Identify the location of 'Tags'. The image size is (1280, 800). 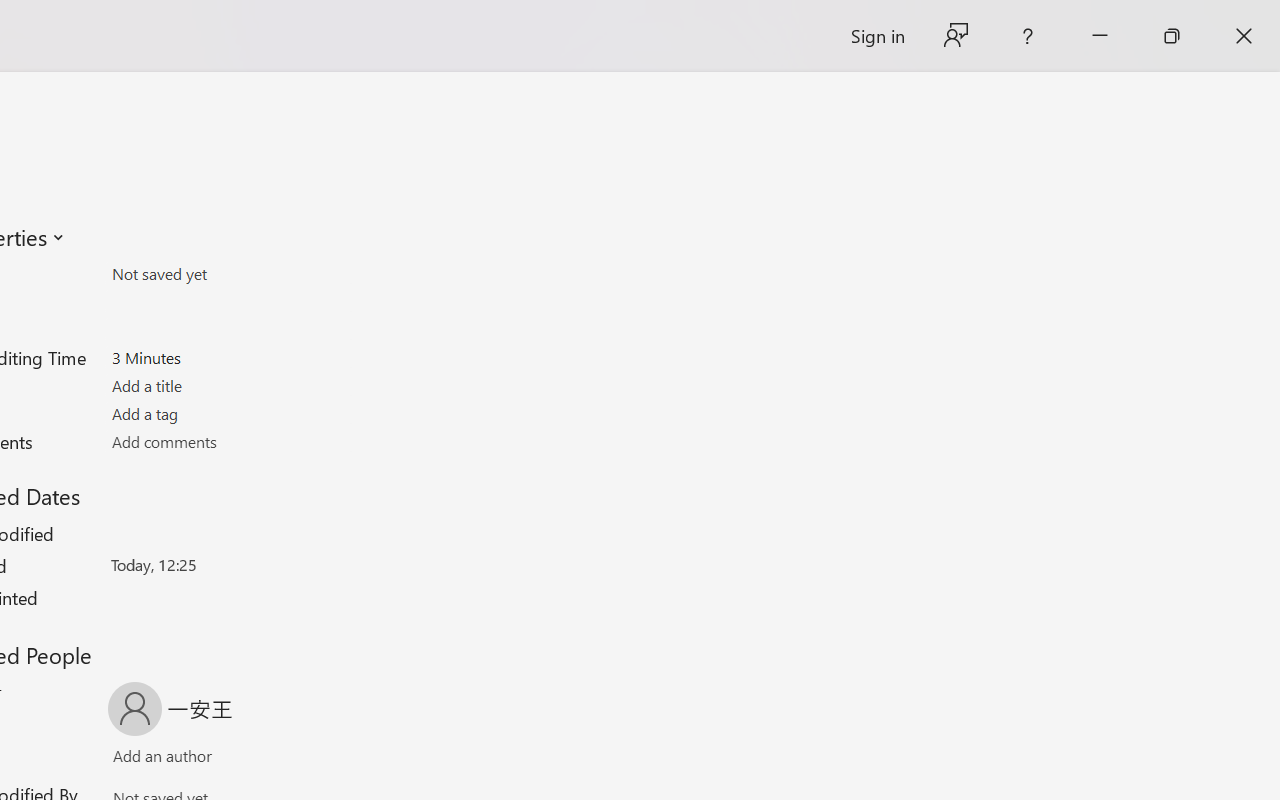
(228, 413).